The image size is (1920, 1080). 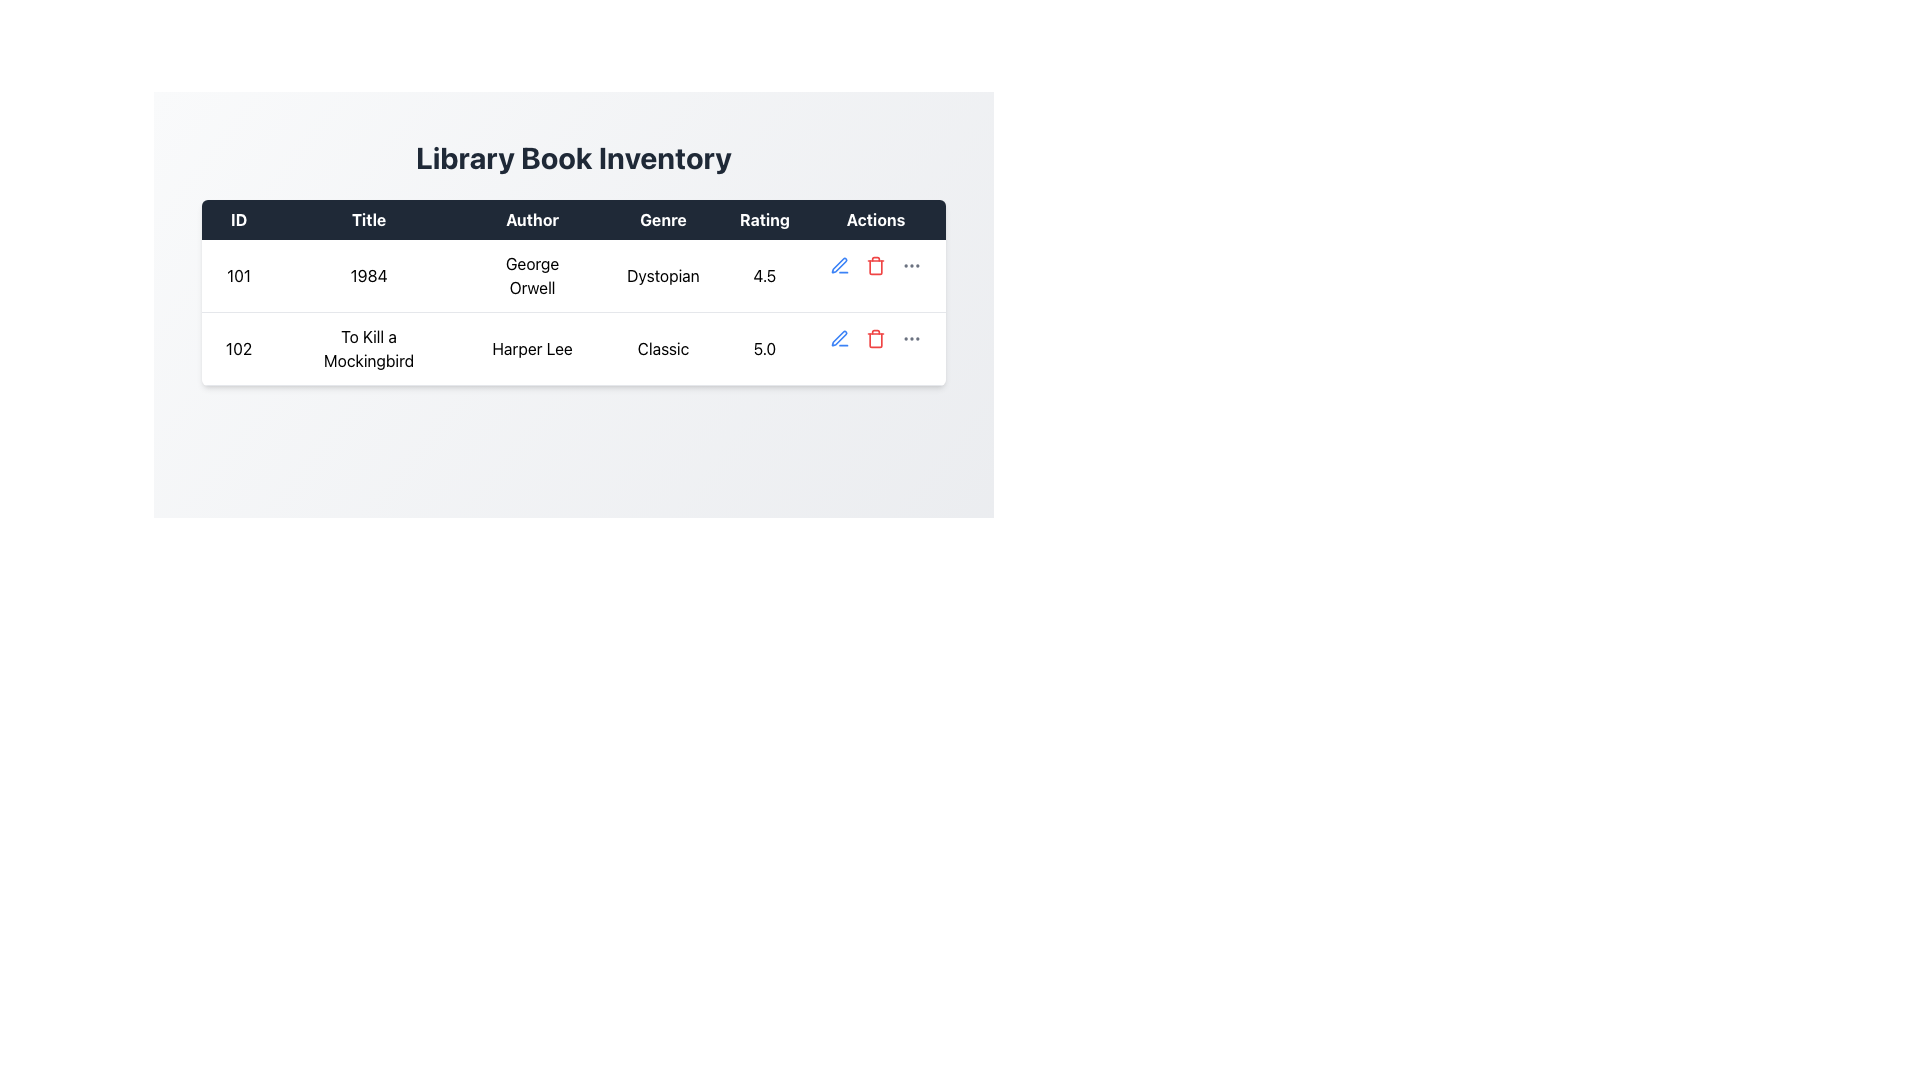 What do you see at coordinates (239, 219) in the screenshot?
I see `the first Table Header Cell` at bounding box center [239, 219].